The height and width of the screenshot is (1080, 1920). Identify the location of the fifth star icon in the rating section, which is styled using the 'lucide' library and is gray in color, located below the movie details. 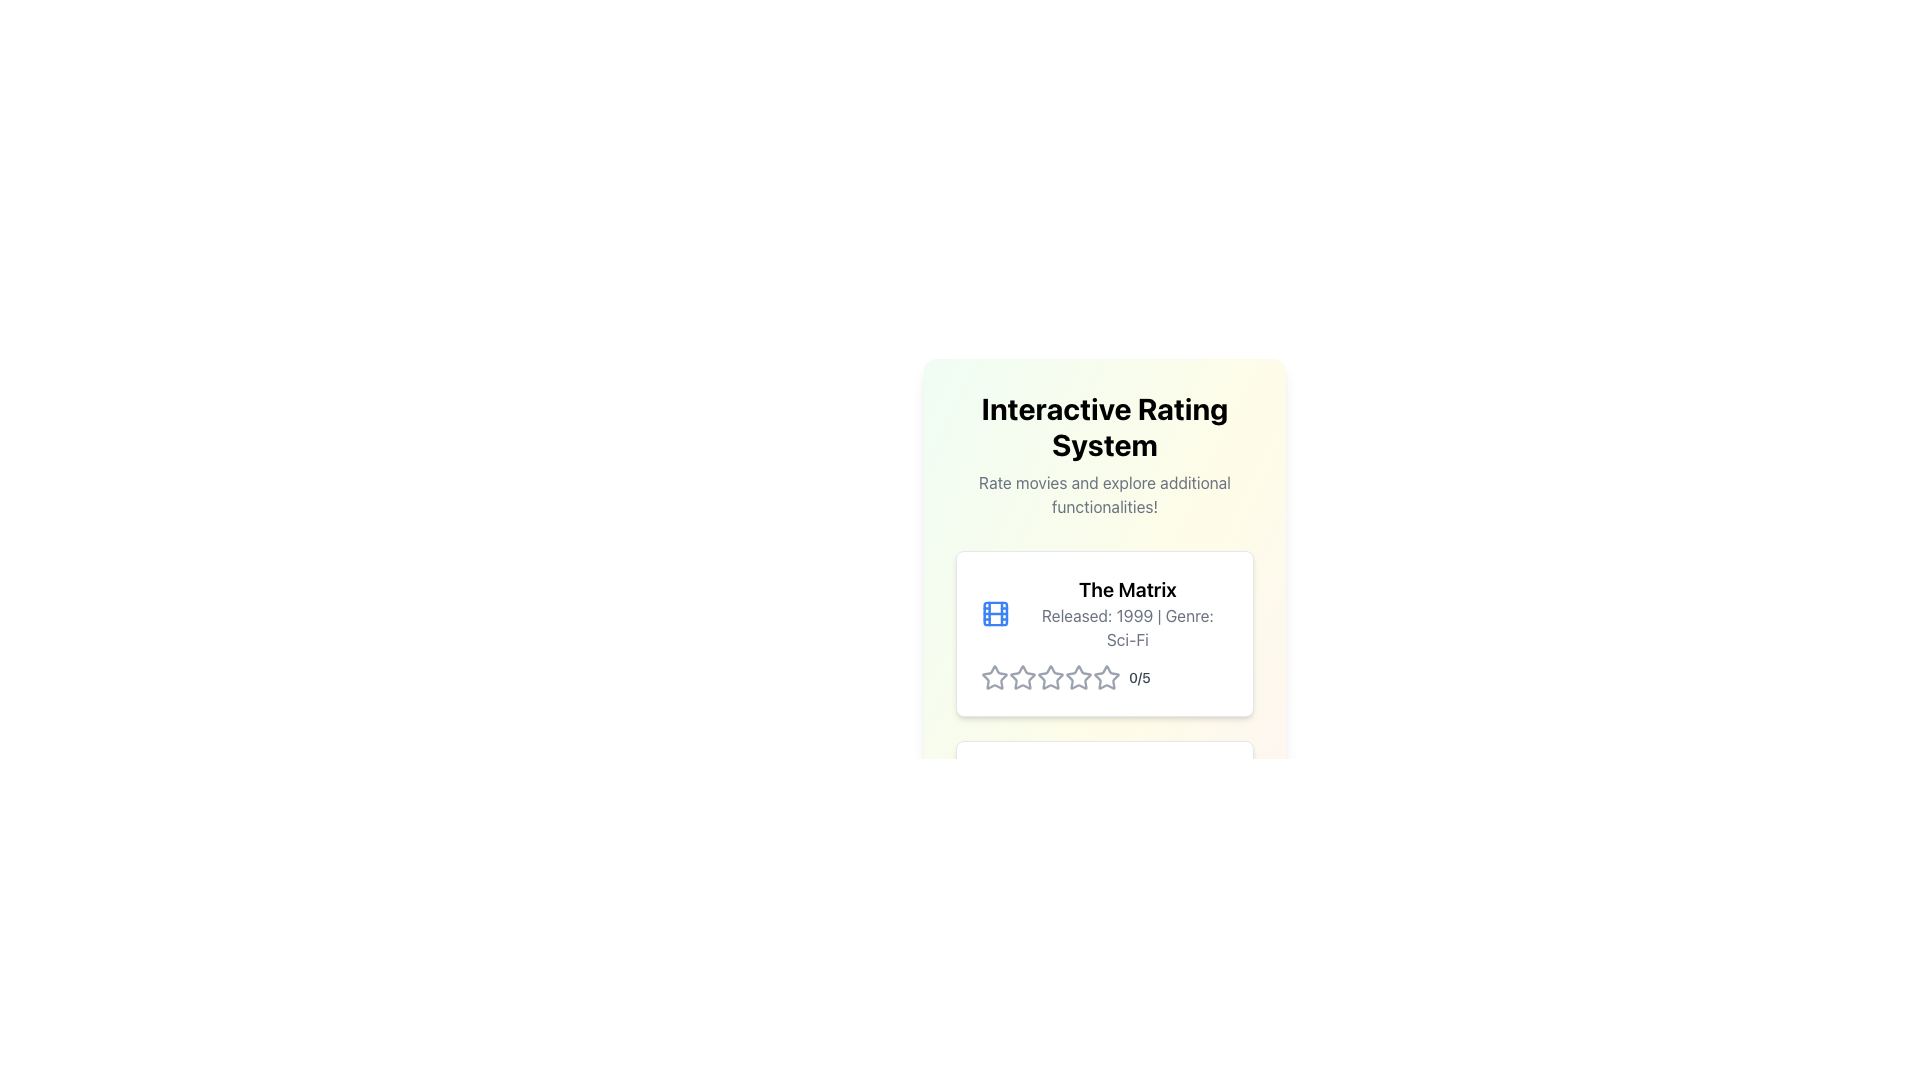
(1106, 677).